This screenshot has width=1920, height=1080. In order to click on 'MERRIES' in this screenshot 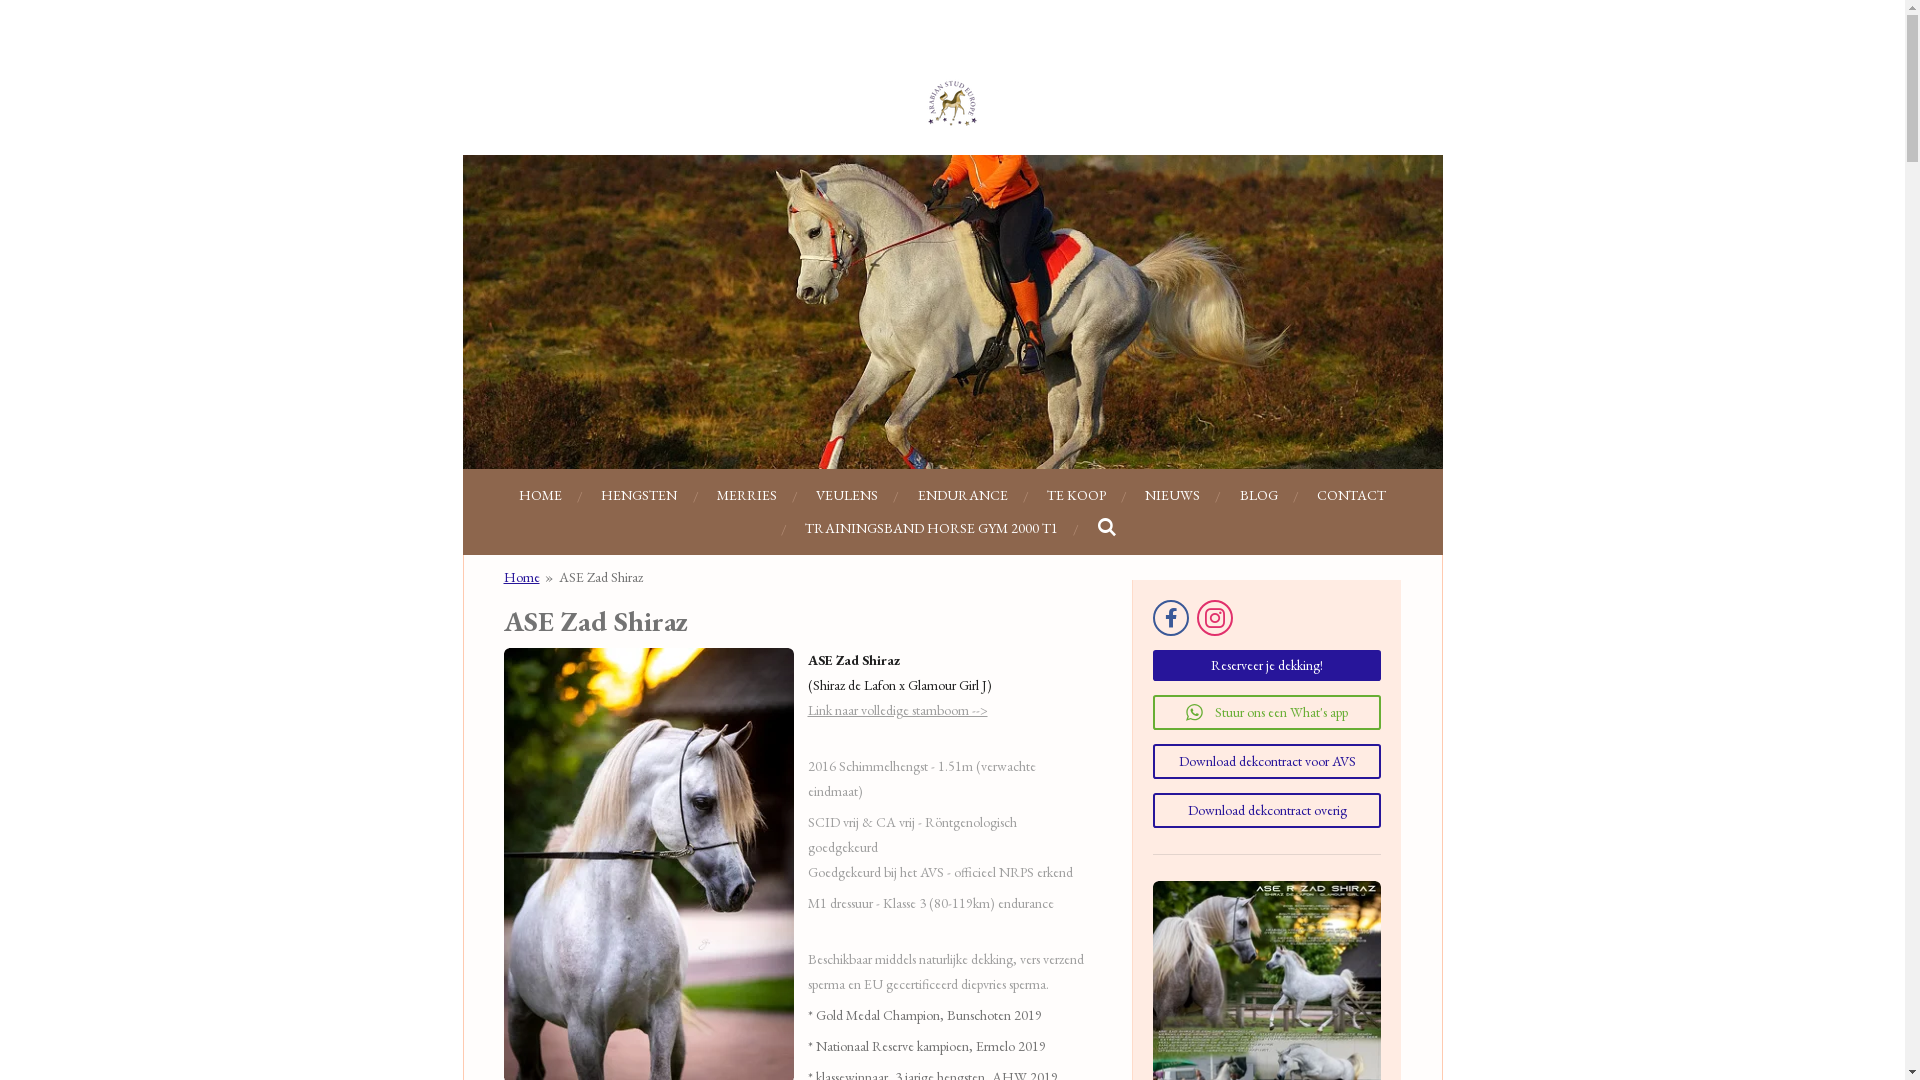, I will do `click(746, 495)`.